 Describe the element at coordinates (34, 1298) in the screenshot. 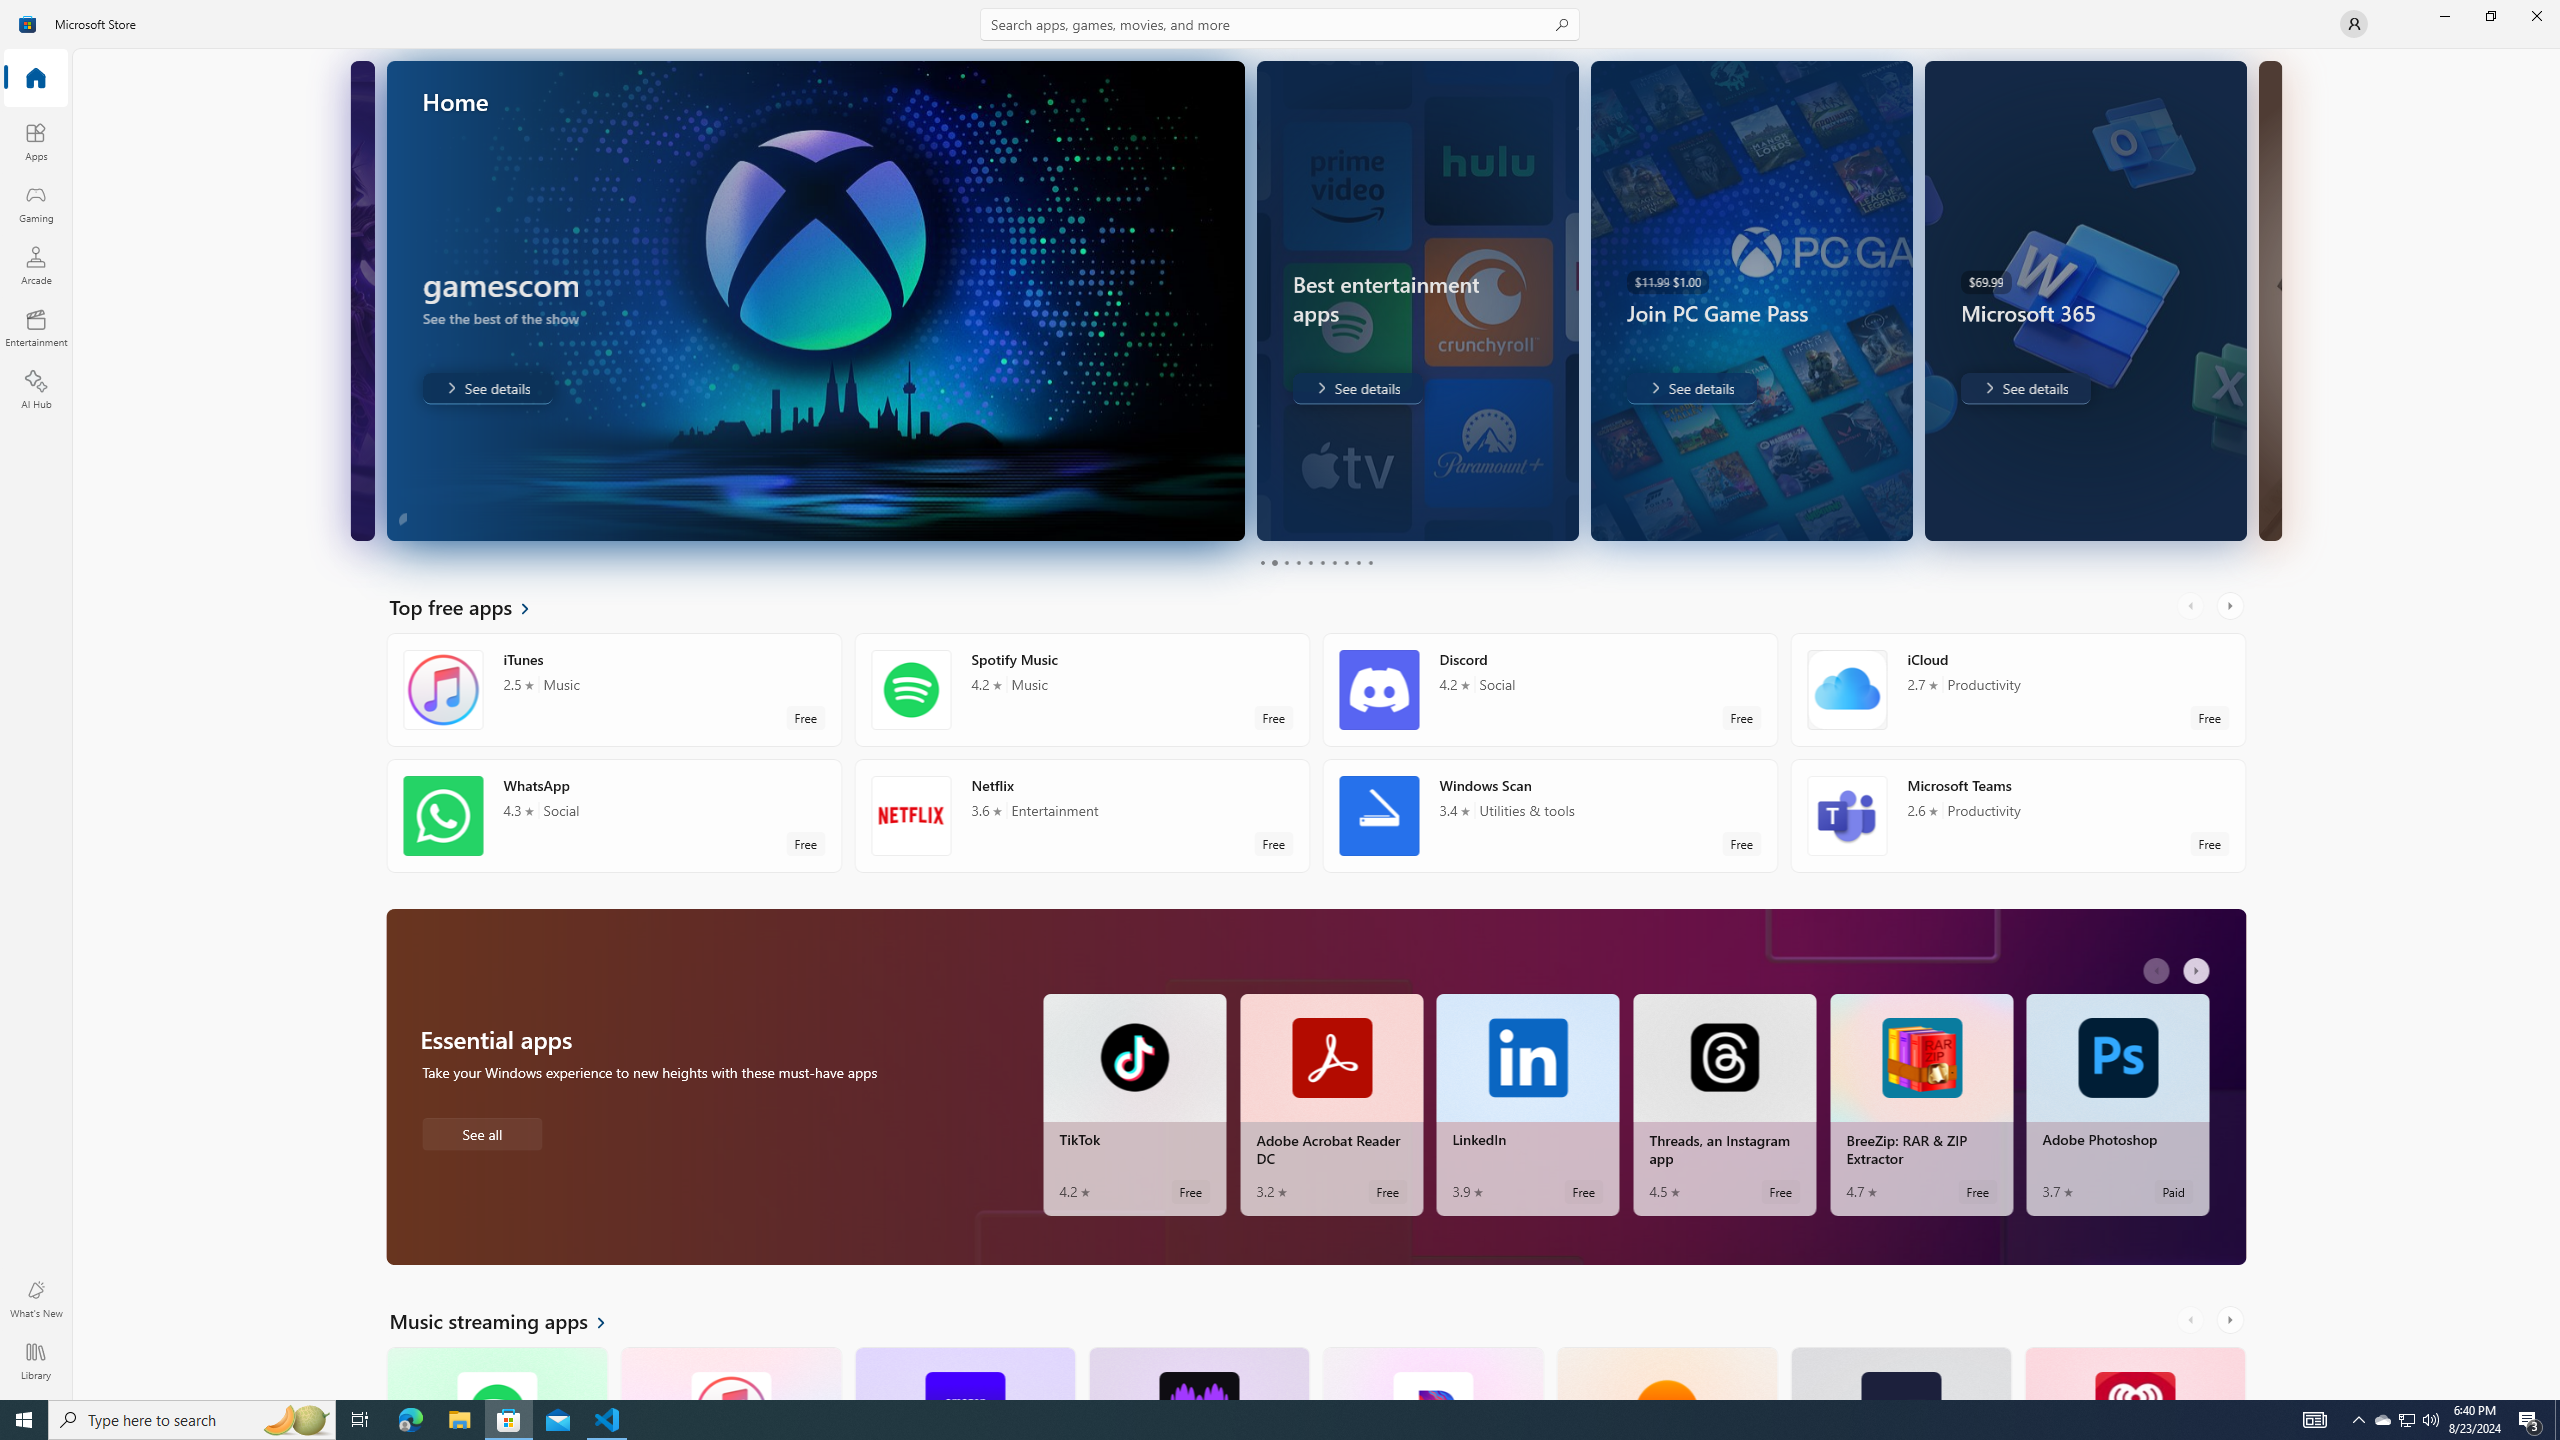

I see `'What'` at that location.